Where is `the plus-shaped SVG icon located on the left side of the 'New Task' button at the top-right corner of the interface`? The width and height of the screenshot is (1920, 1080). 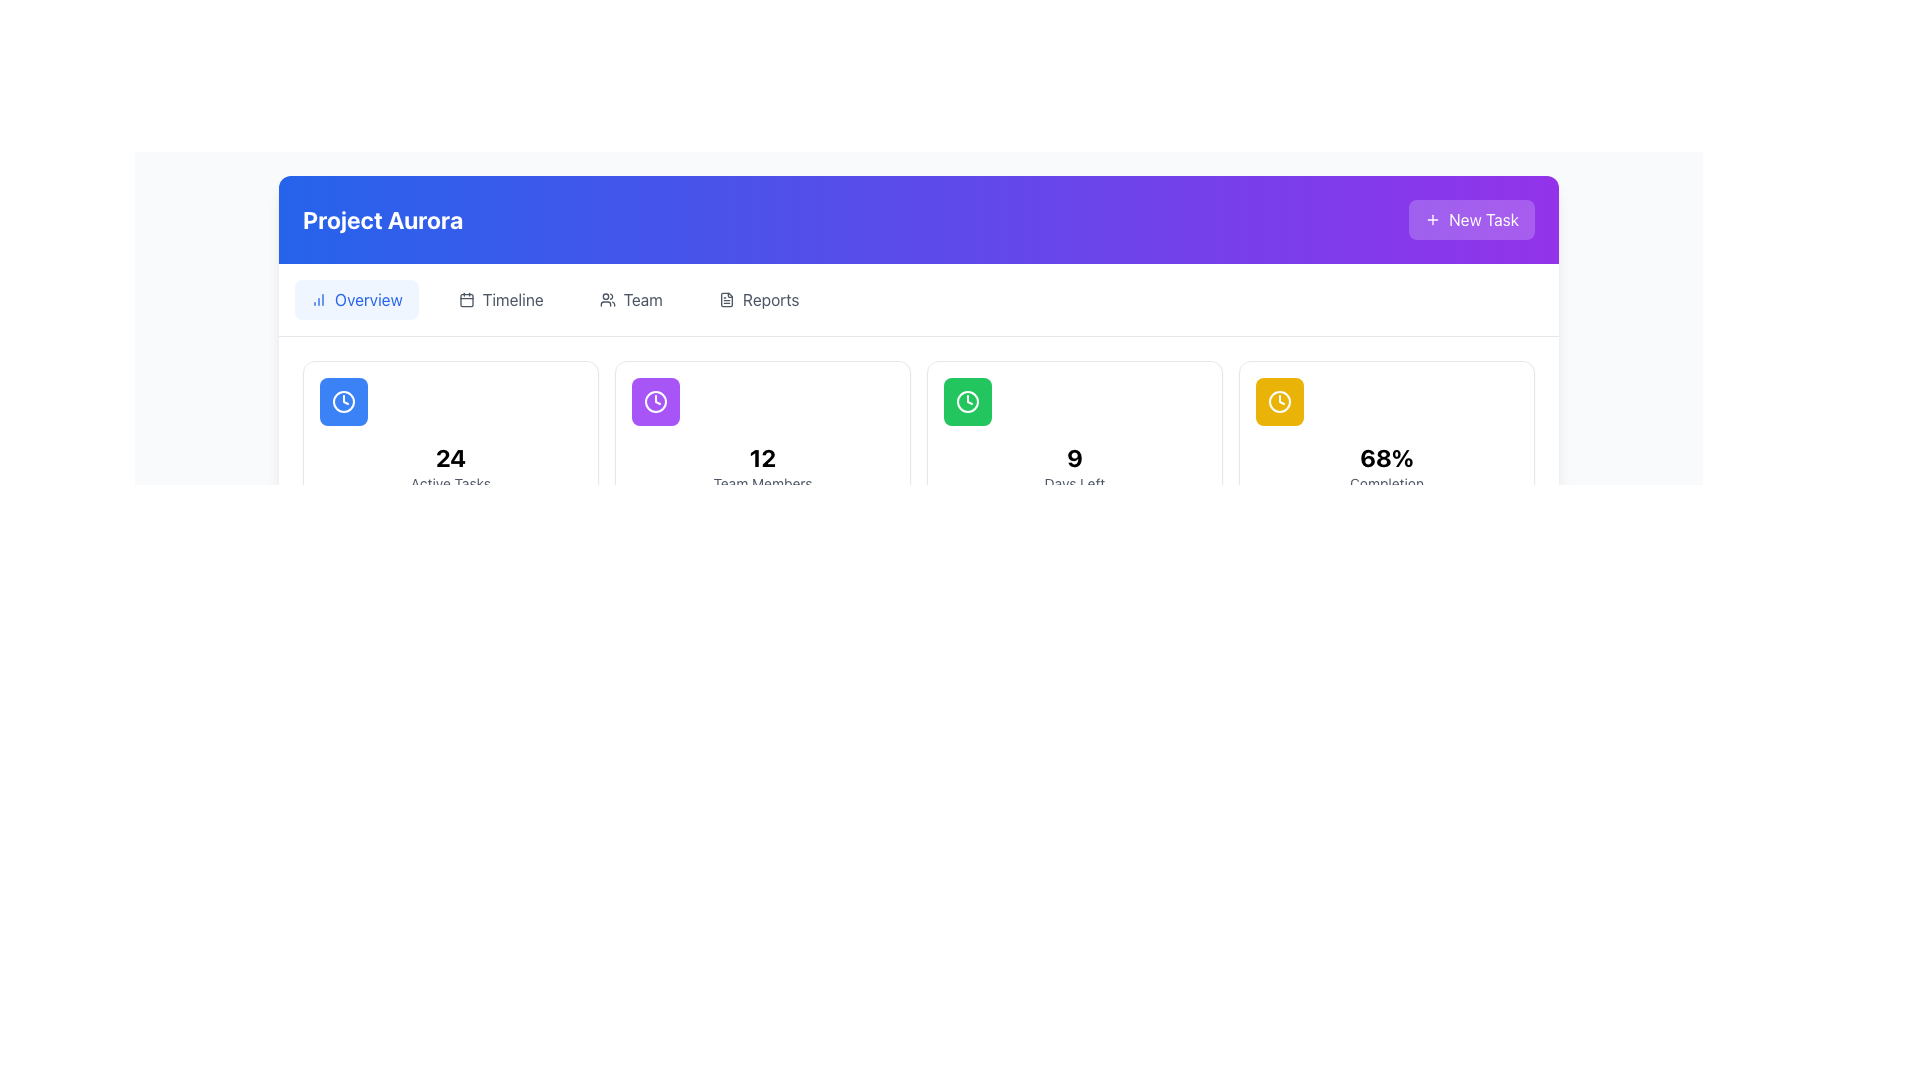
the plus-shaped SVG icon located on the left side of the 'New Task' button at the top-right corner of the interface is located at coordinates (1432, 219).